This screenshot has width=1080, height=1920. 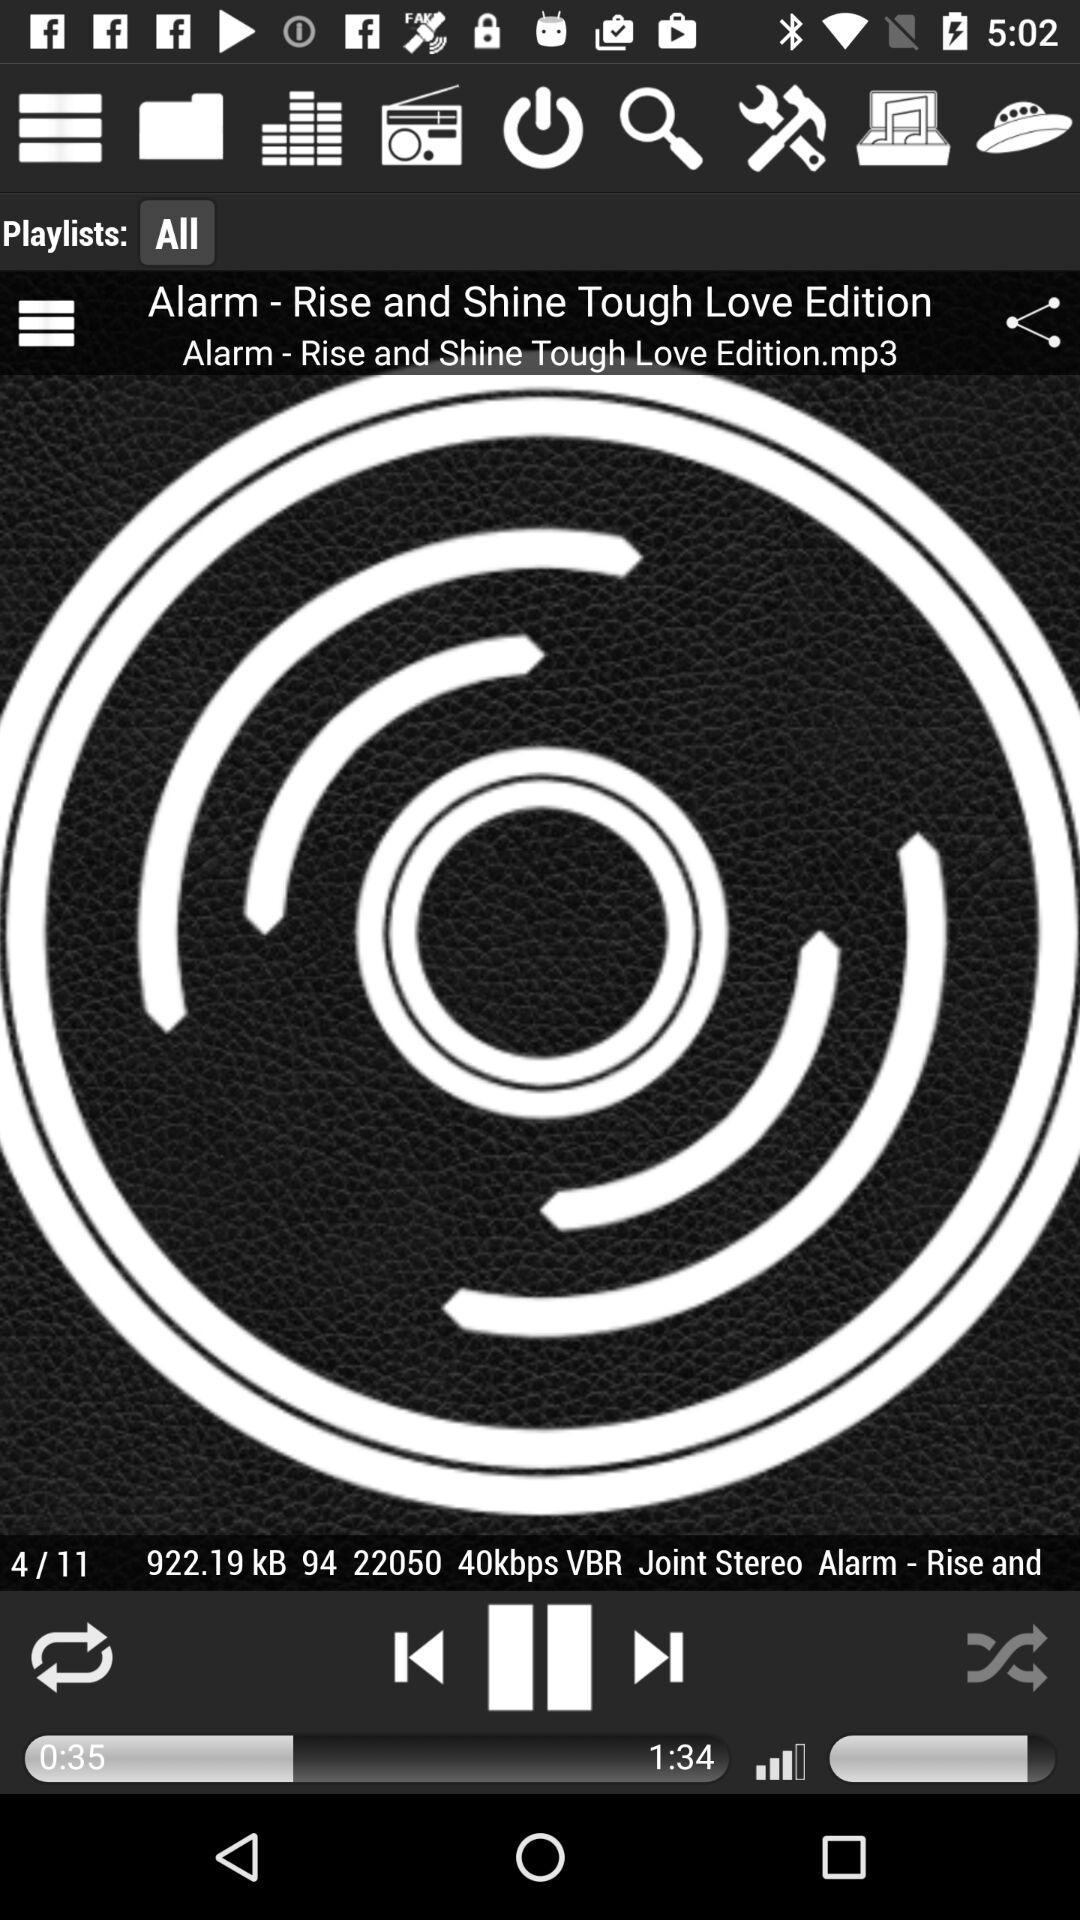 I want to click on the app to the right of alarm rise and item, so click(x=1033, y=323).